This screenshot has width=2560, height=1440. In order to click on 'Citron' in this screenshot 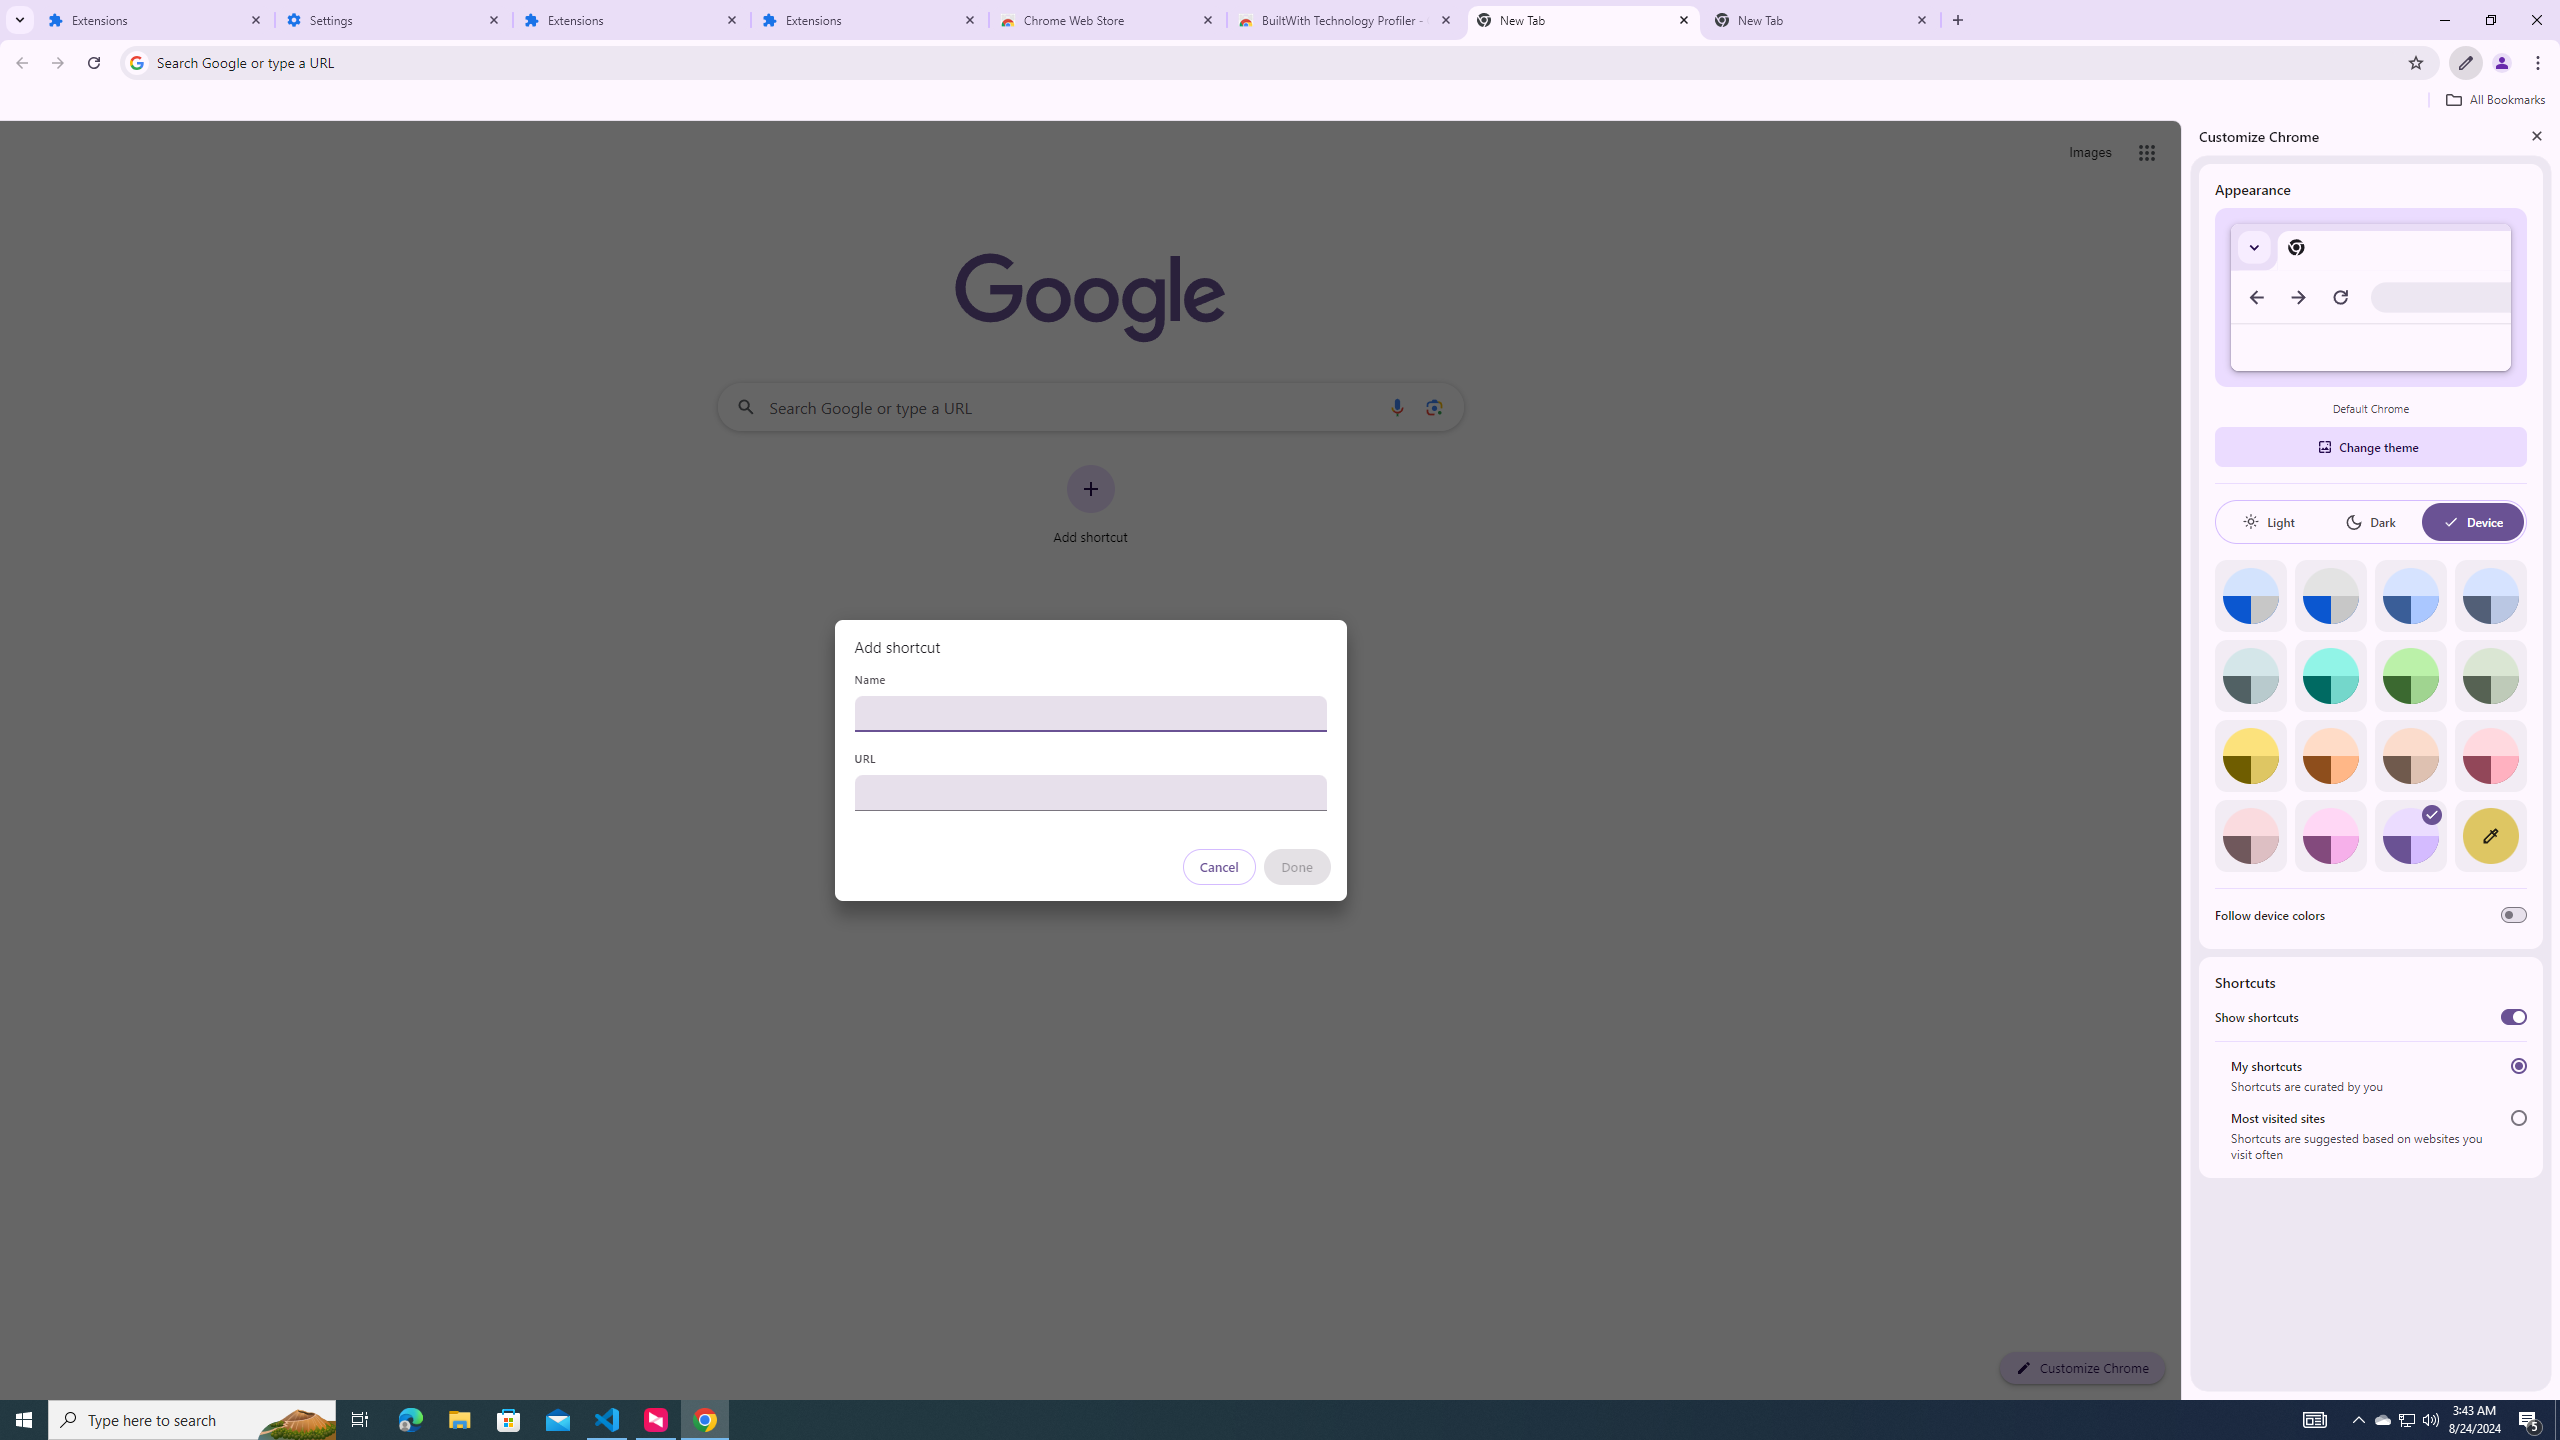, I will do `click(2250, 755)`.